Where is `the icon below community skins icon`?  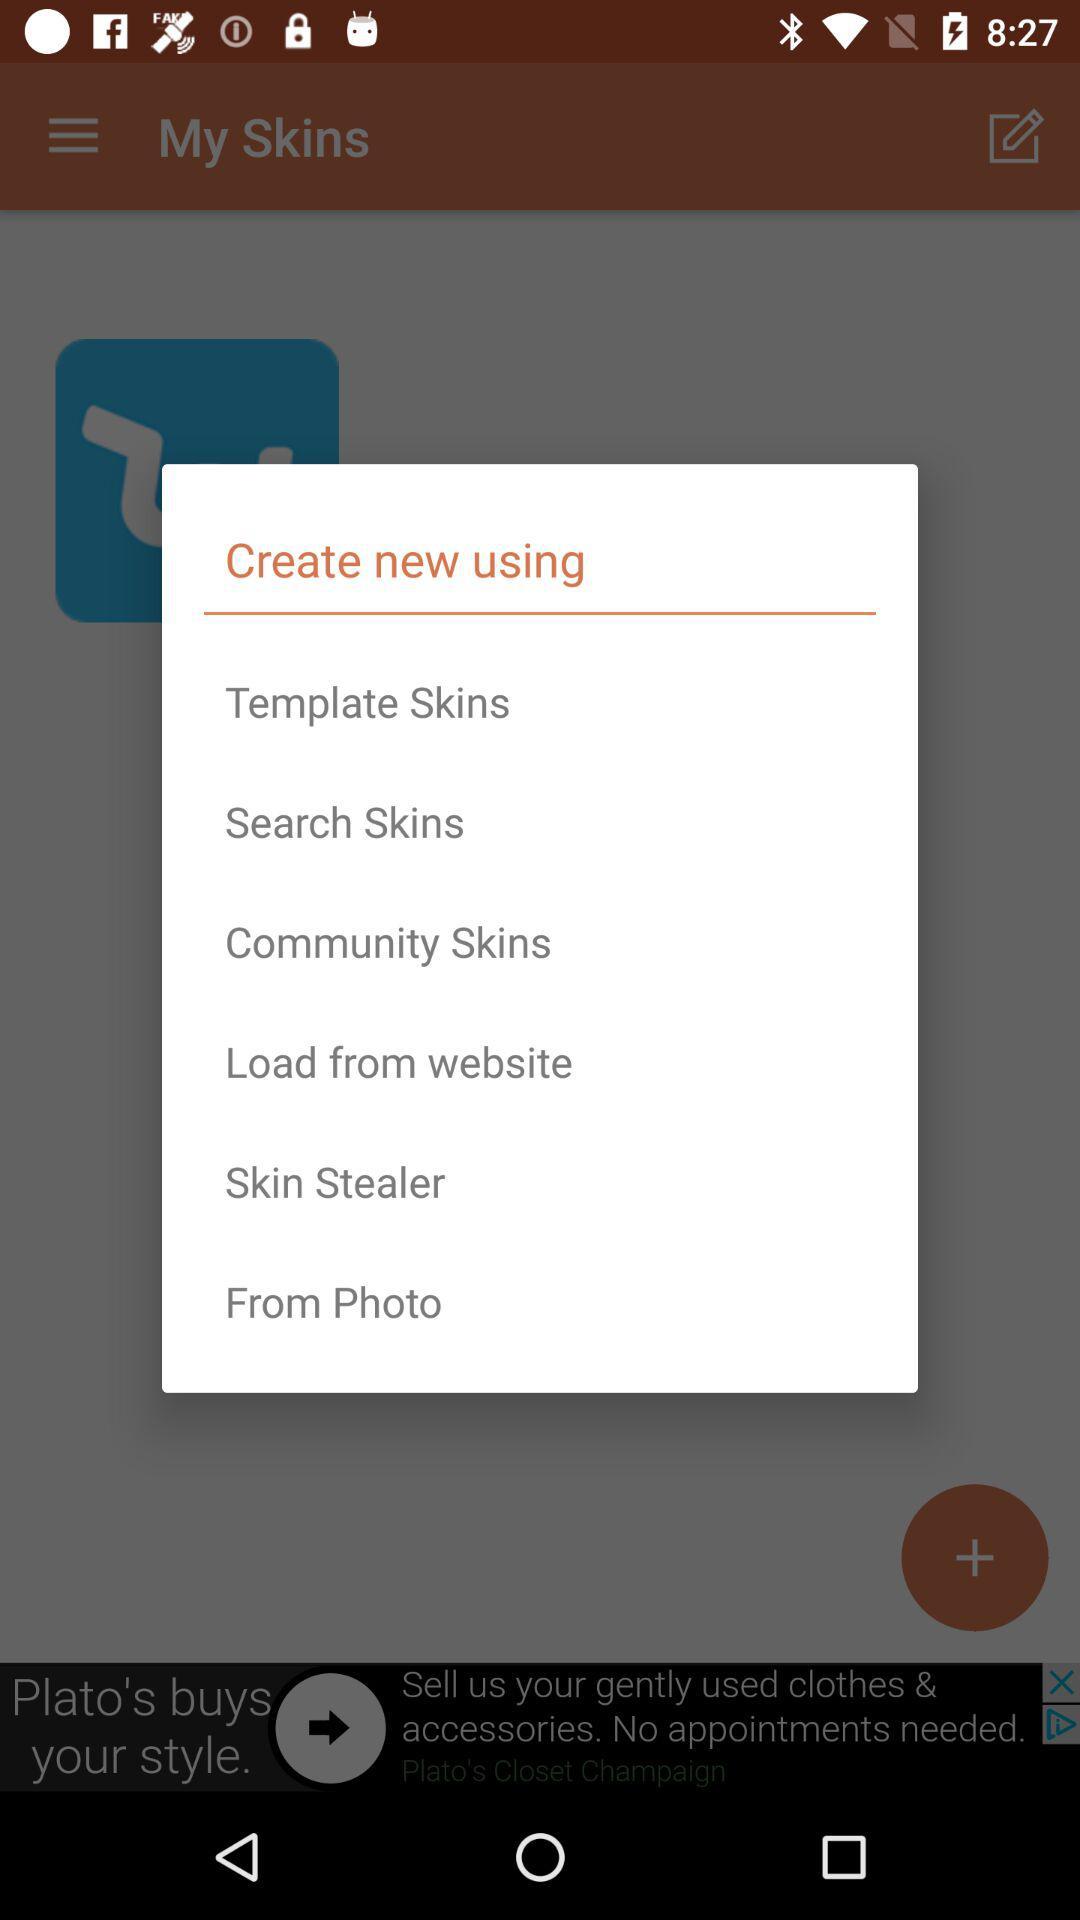 the icon below community skins icon is located at coordinates (540, 1060).